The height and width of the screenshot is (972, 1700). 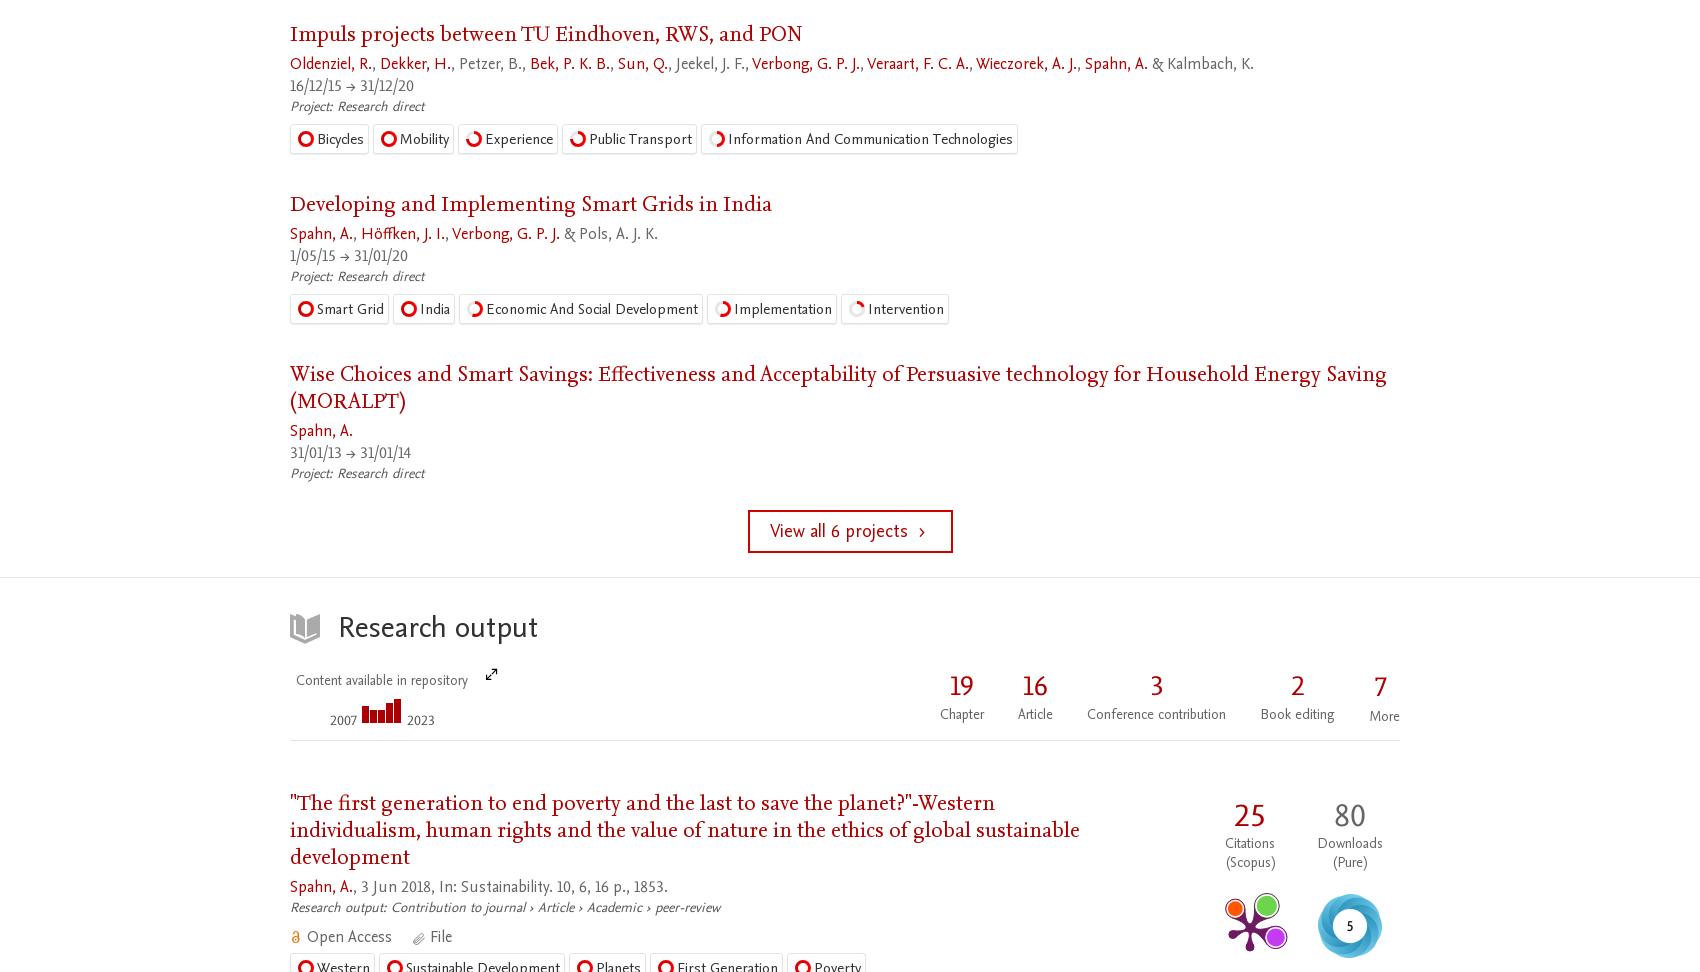 I want to click on 'Developing and Implementing Smart Grids in India', so click(x=531, y=203).